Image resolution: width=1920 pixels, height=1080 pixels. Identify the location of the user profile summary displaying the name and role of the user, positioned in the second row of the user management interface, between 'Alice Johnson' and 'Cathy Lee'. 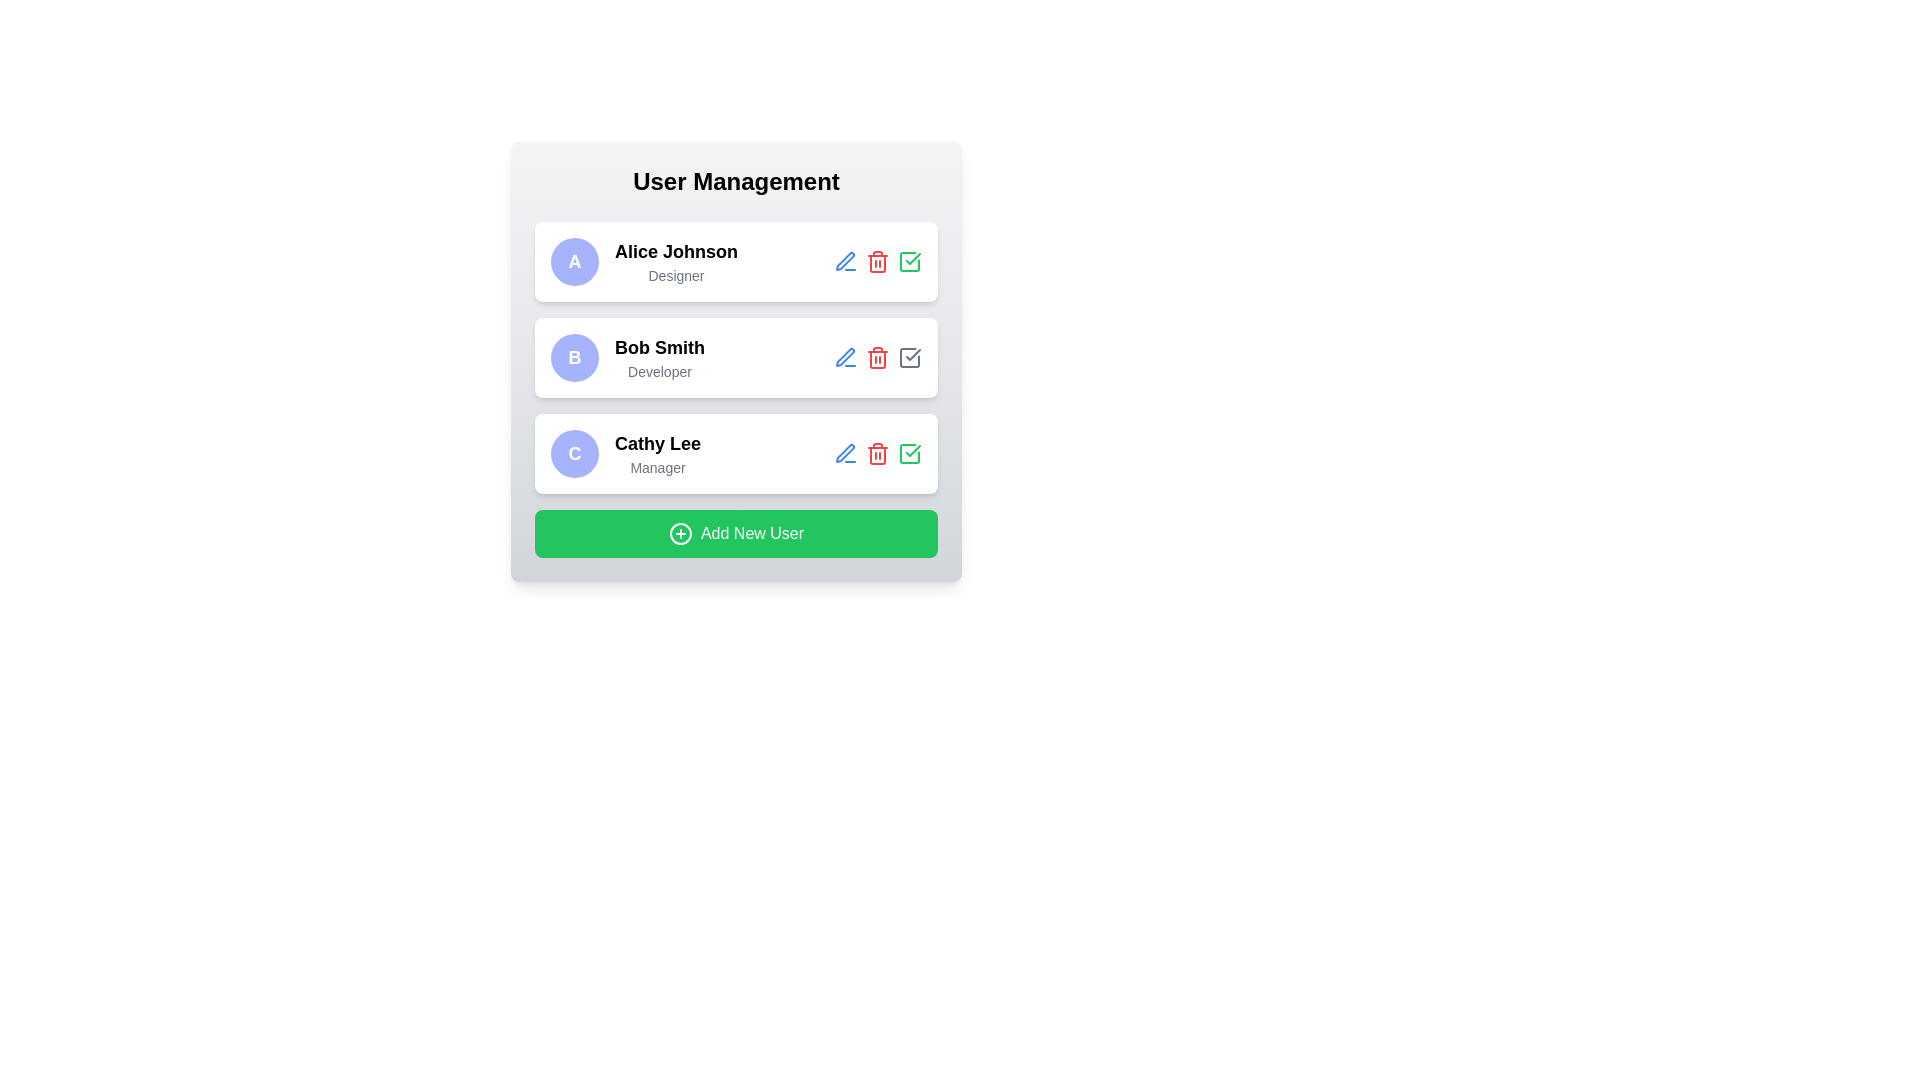
(627, 357).